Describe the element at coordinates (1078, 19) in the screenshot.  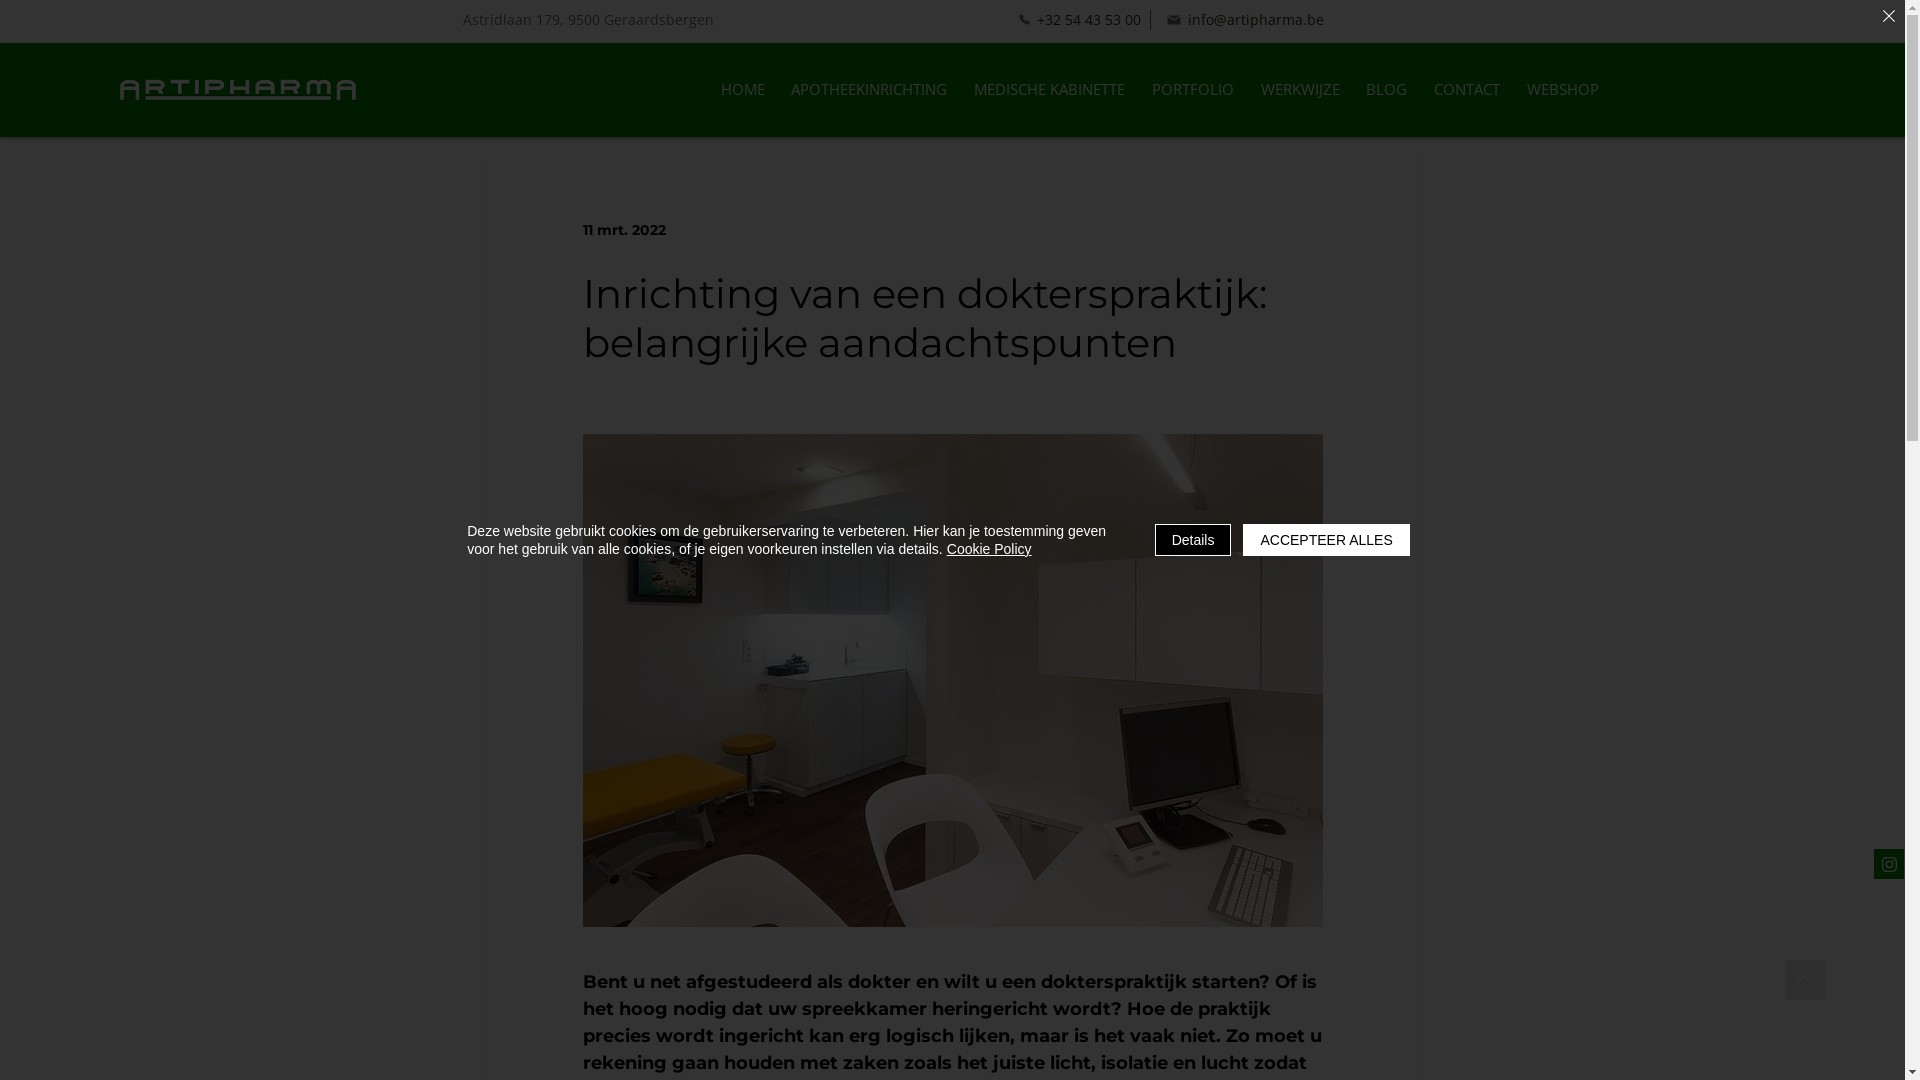
I see `'+32 54 43 53 00'` at that location.